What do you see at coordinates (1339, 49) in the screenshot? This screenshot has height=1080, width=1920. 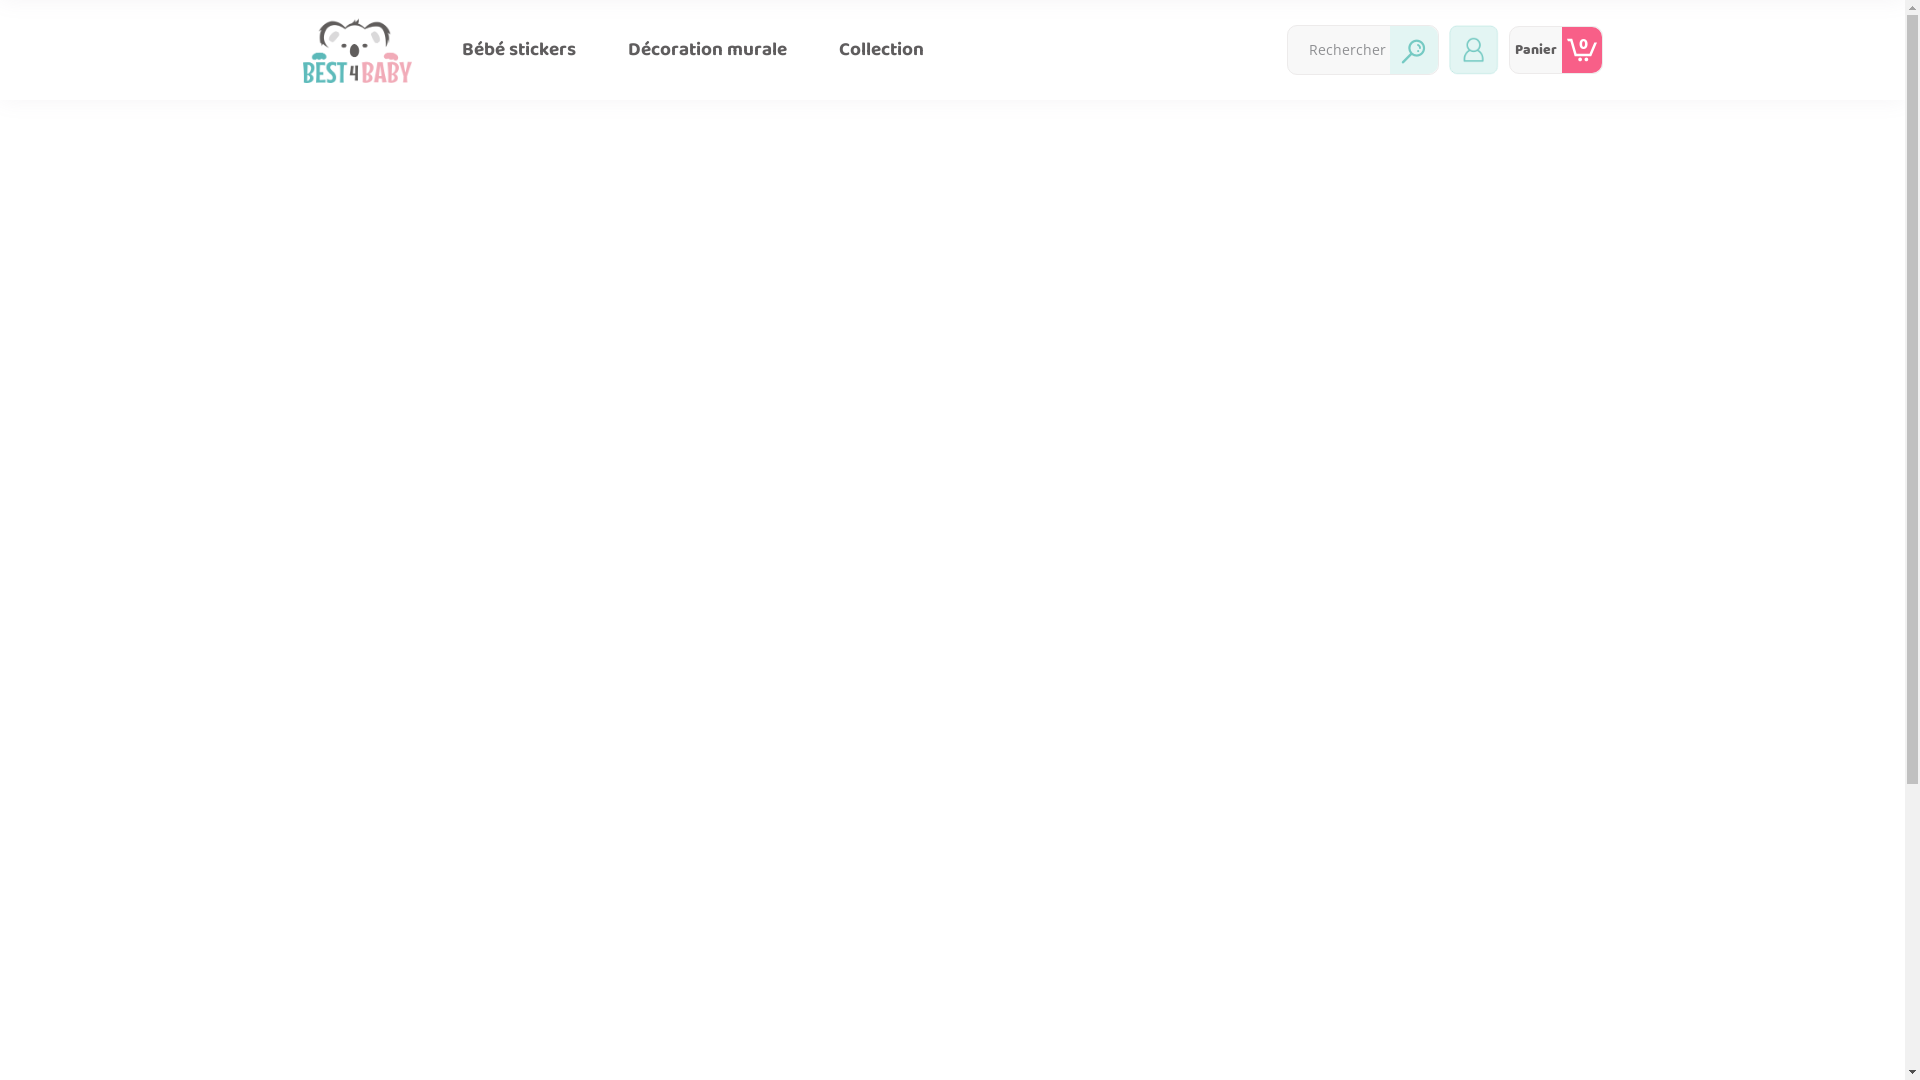 I see `'Search for:'` at bounding box center [1339, 49].